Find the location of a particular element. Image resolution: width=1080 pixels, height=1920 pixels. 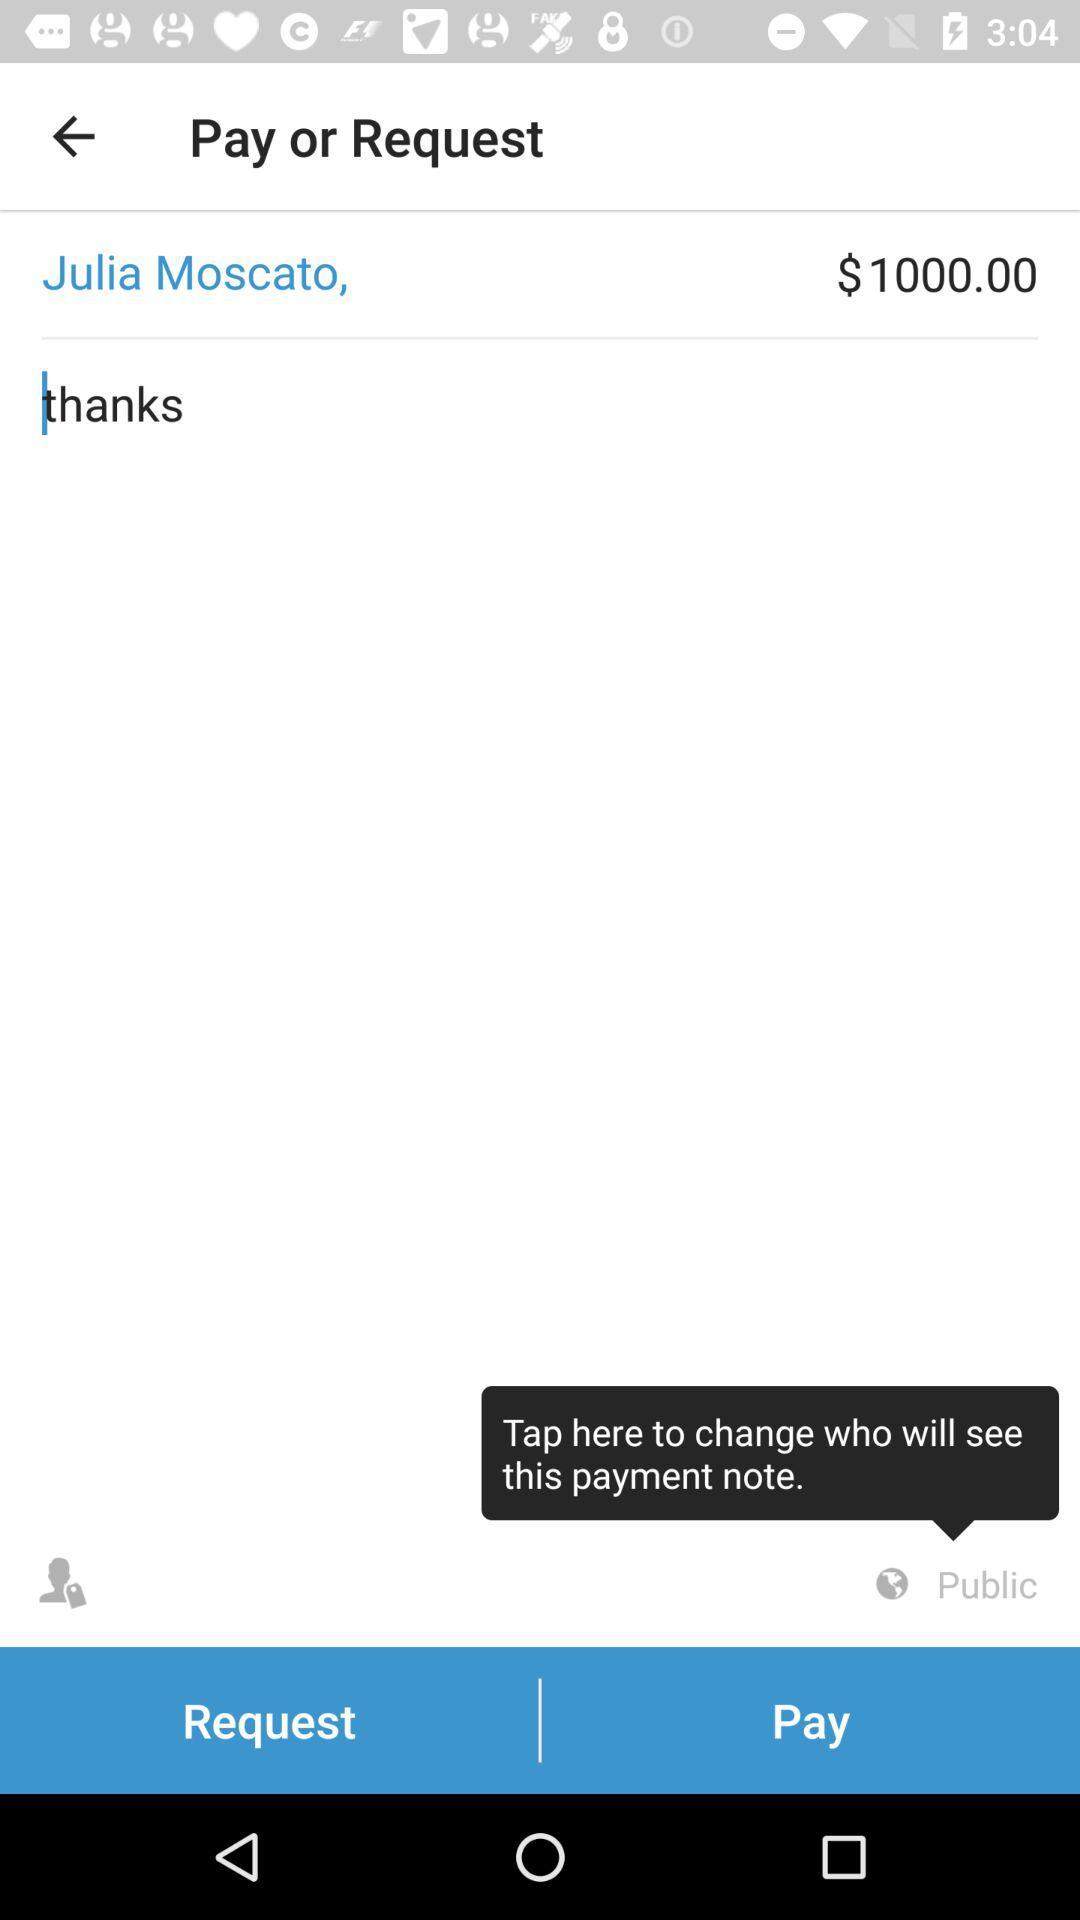

icon above the request icon is located at coordinates (769, 1463).